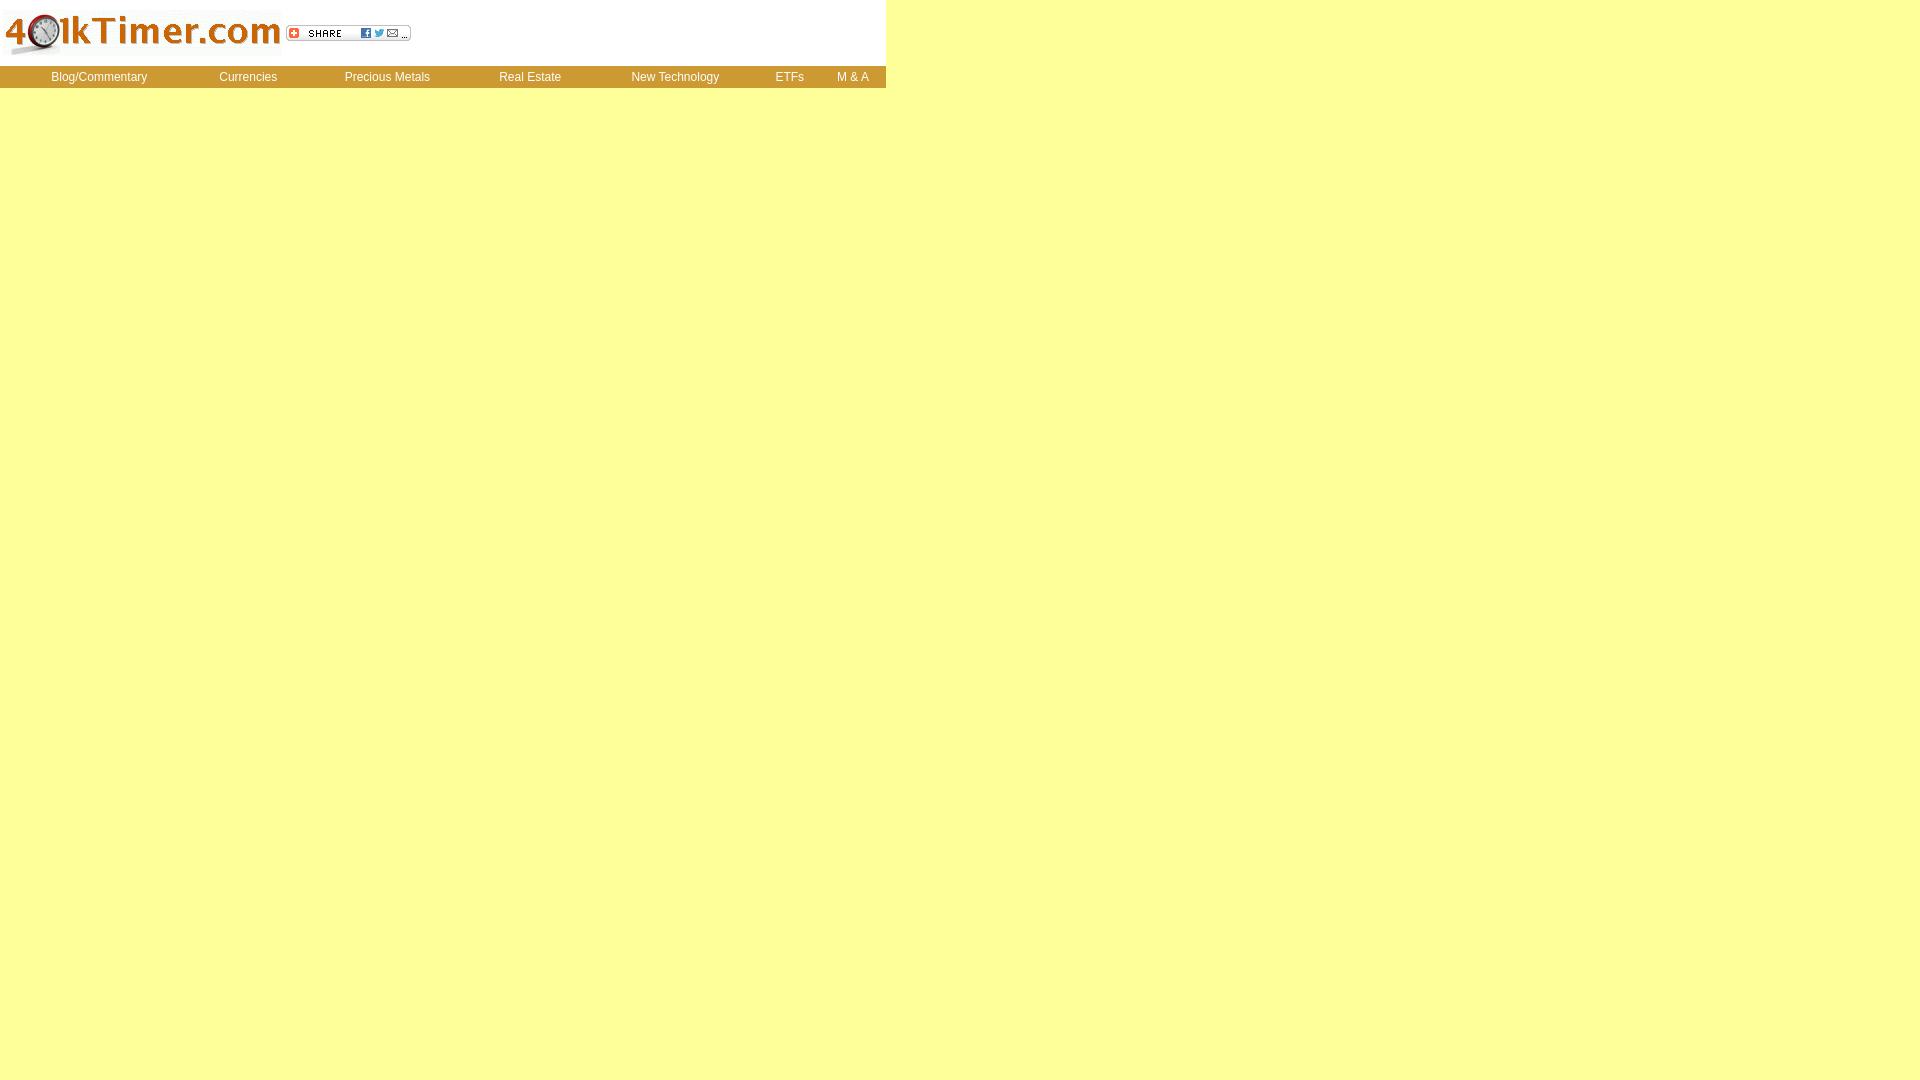 The image size is (1920, 1080). Describe the element at coordinates (853, 76) in the screenshot. I see `'M & A'` at that location.